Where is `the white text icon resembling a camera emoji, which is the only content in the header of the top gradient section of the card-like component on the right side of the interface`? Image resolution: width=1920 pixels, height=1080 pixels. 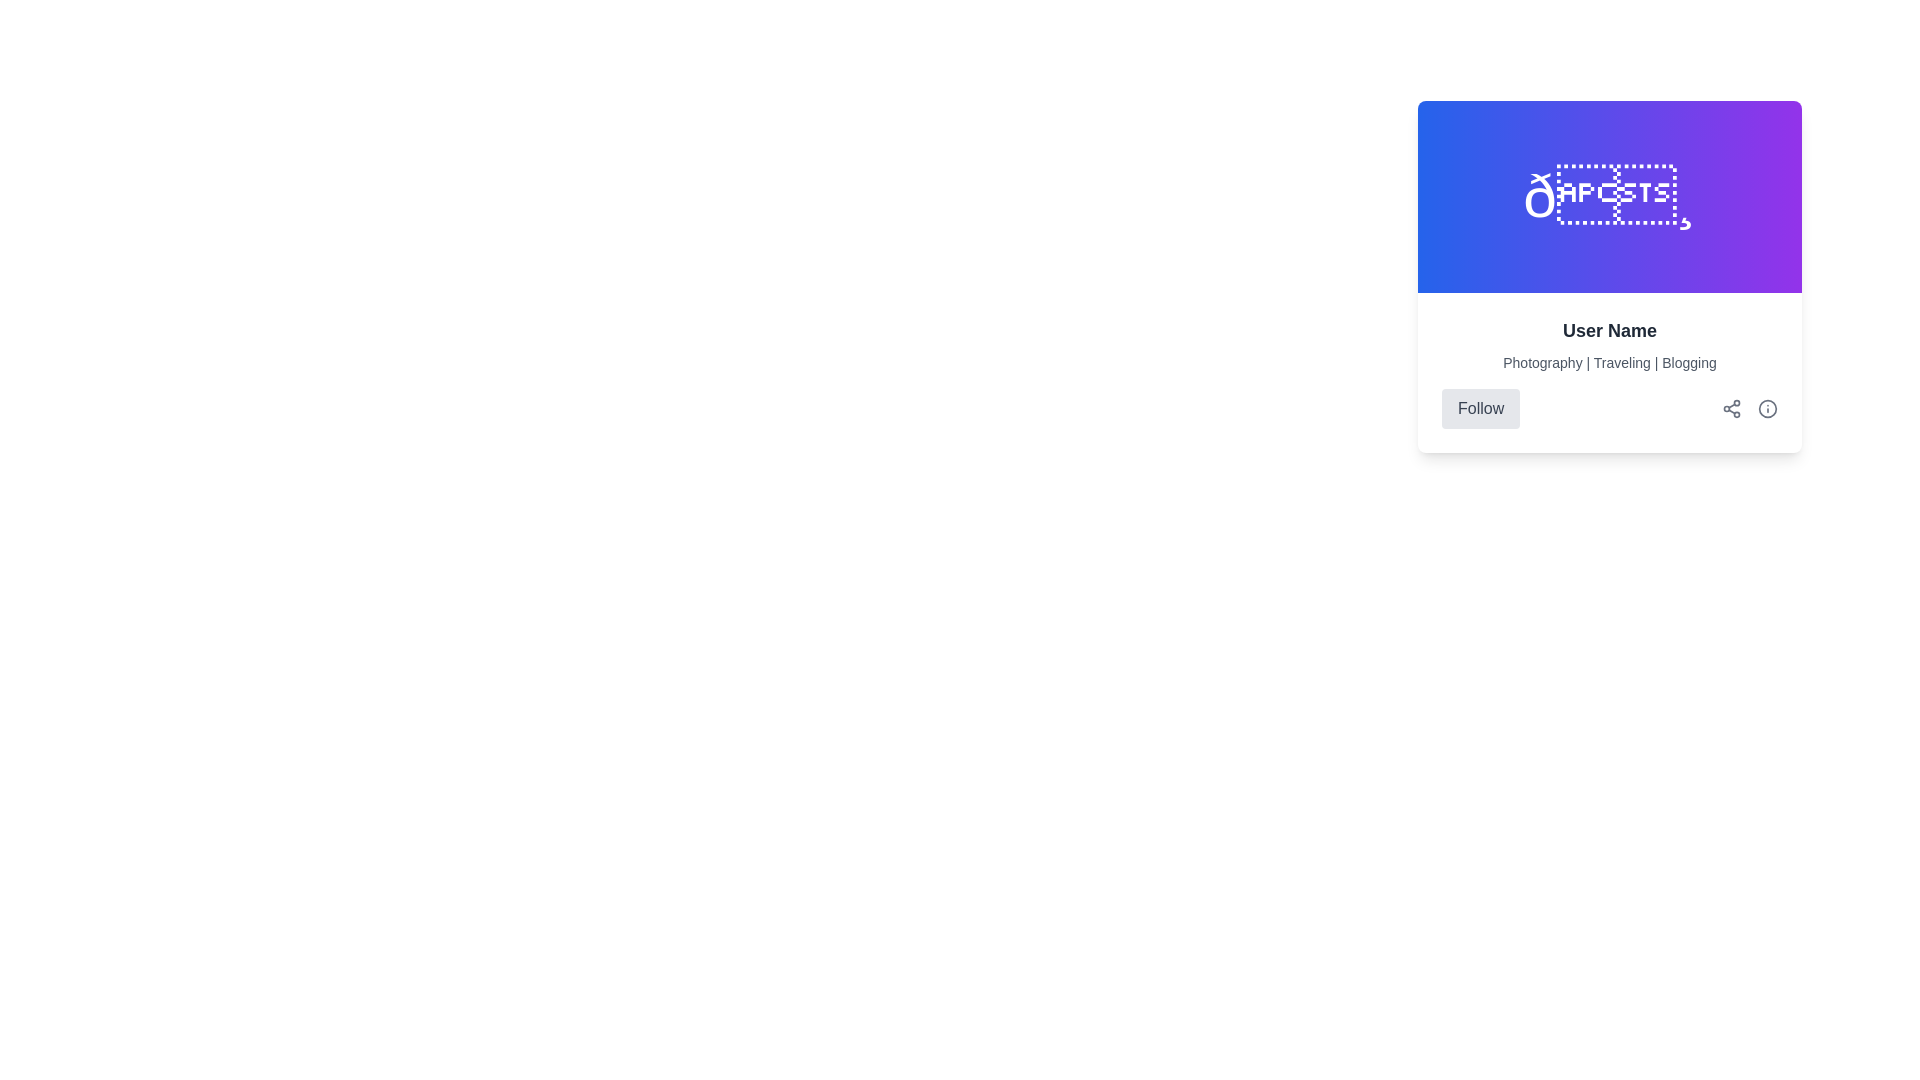 the white text icon resembling a camera emoji, which is the only content in the header of the top gradient section of the card-like component on the right side of the interface is located at coordinates (1609, 196).